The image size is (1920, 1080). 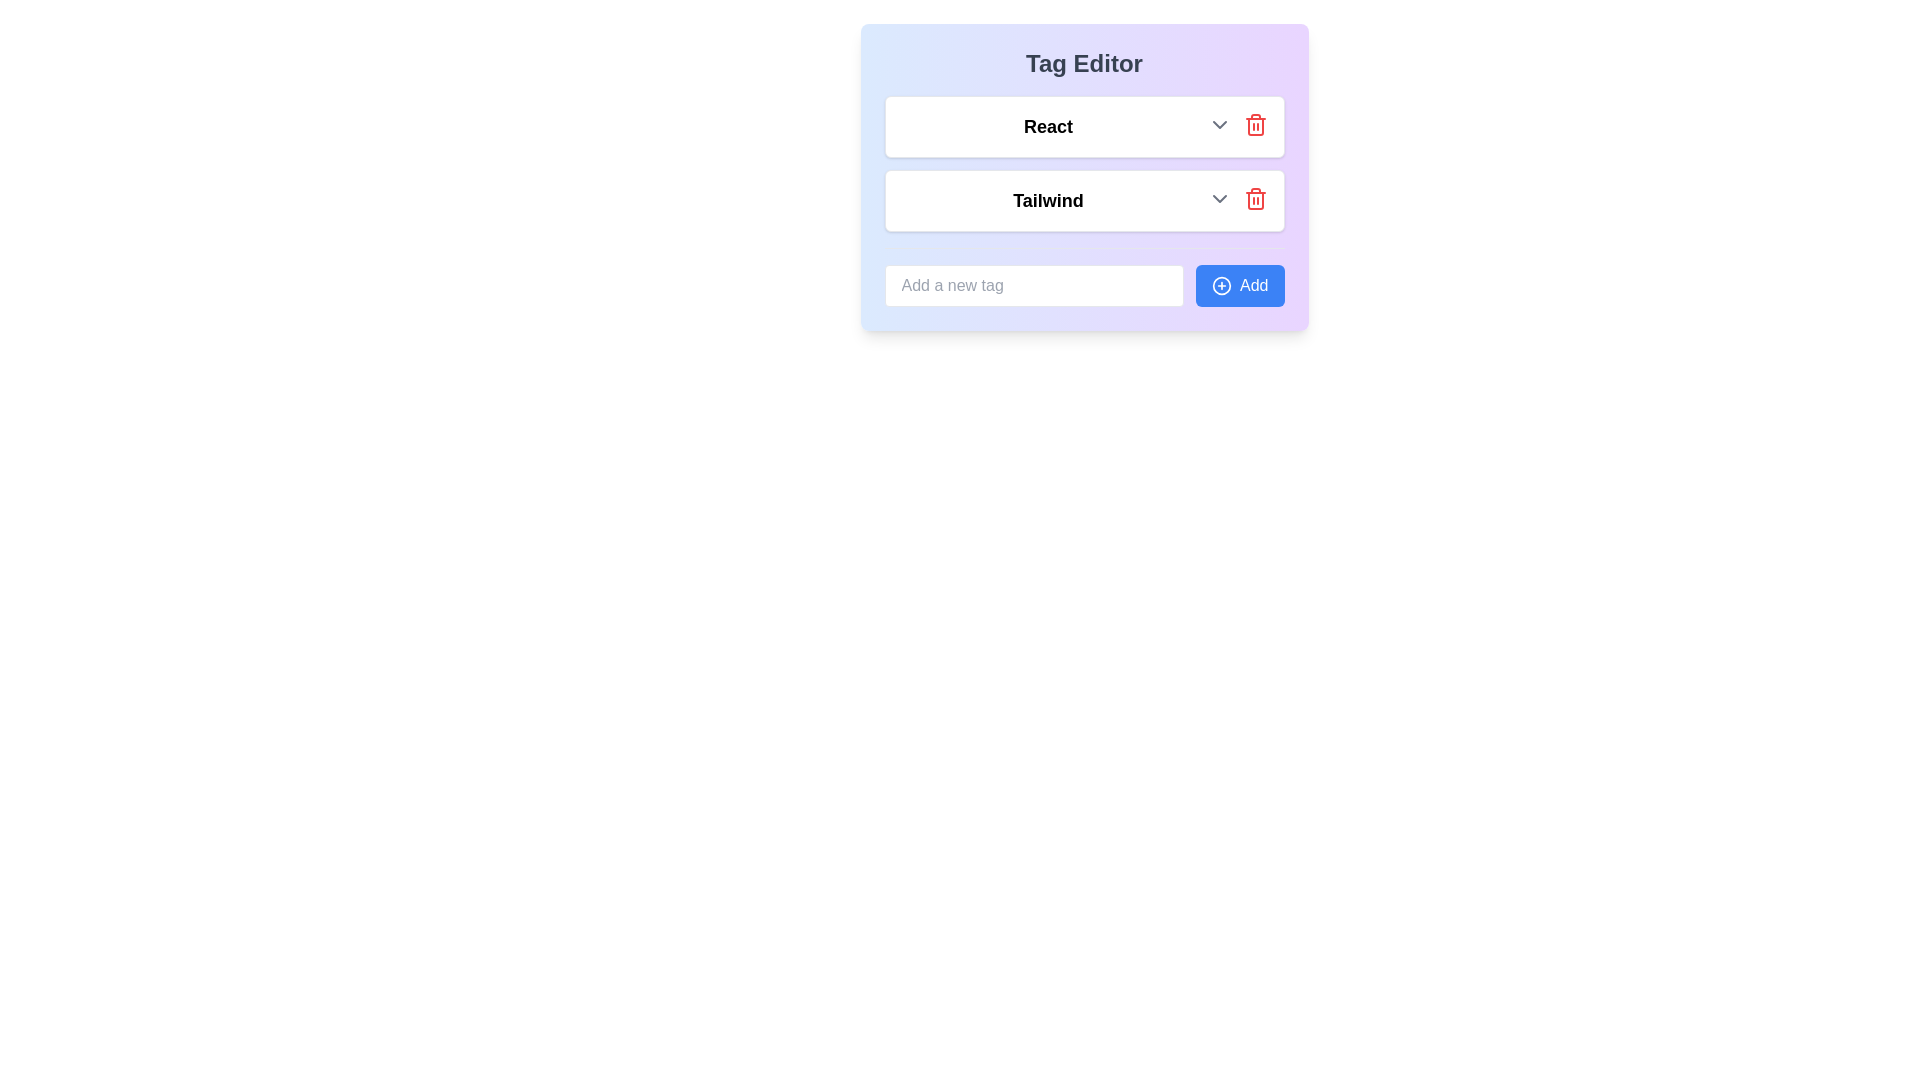 I want to click on the red trash can icon located next to the 'Tailwind' tag label to observe the hover effect, so click(x=1254, y=199).